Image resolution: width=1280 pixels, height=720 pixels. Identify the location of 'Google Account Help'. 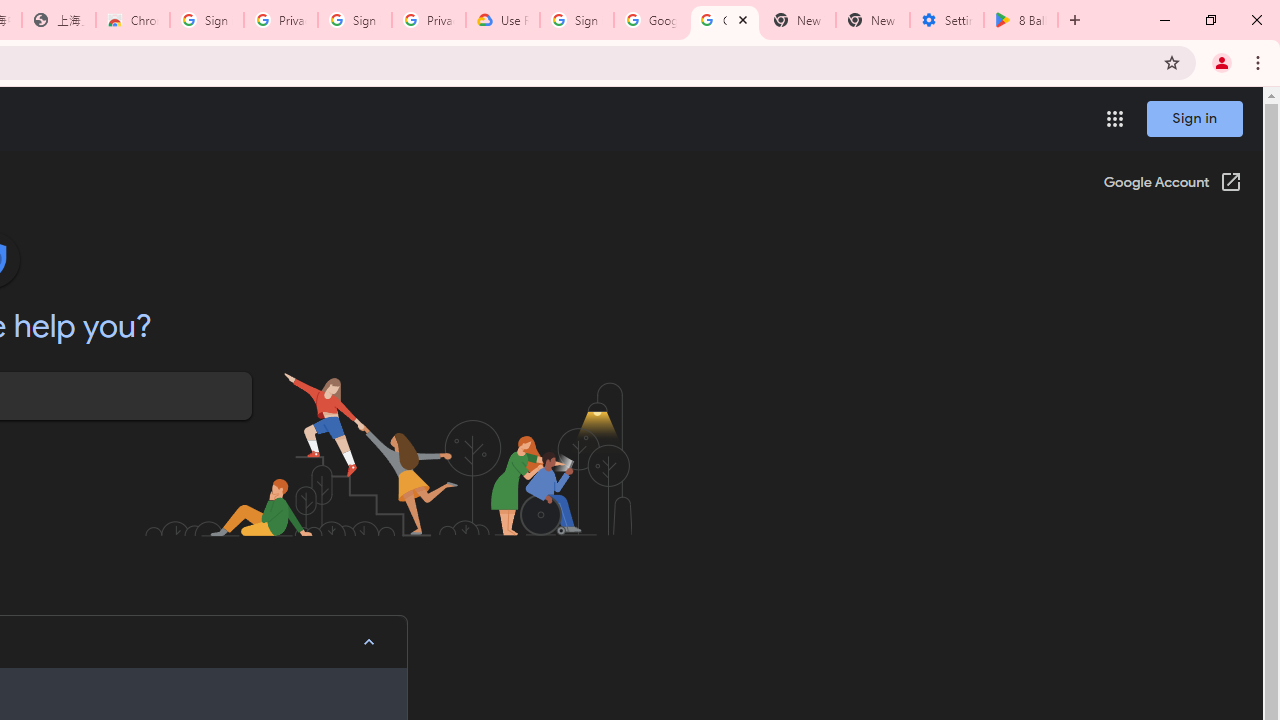
(651, 20).